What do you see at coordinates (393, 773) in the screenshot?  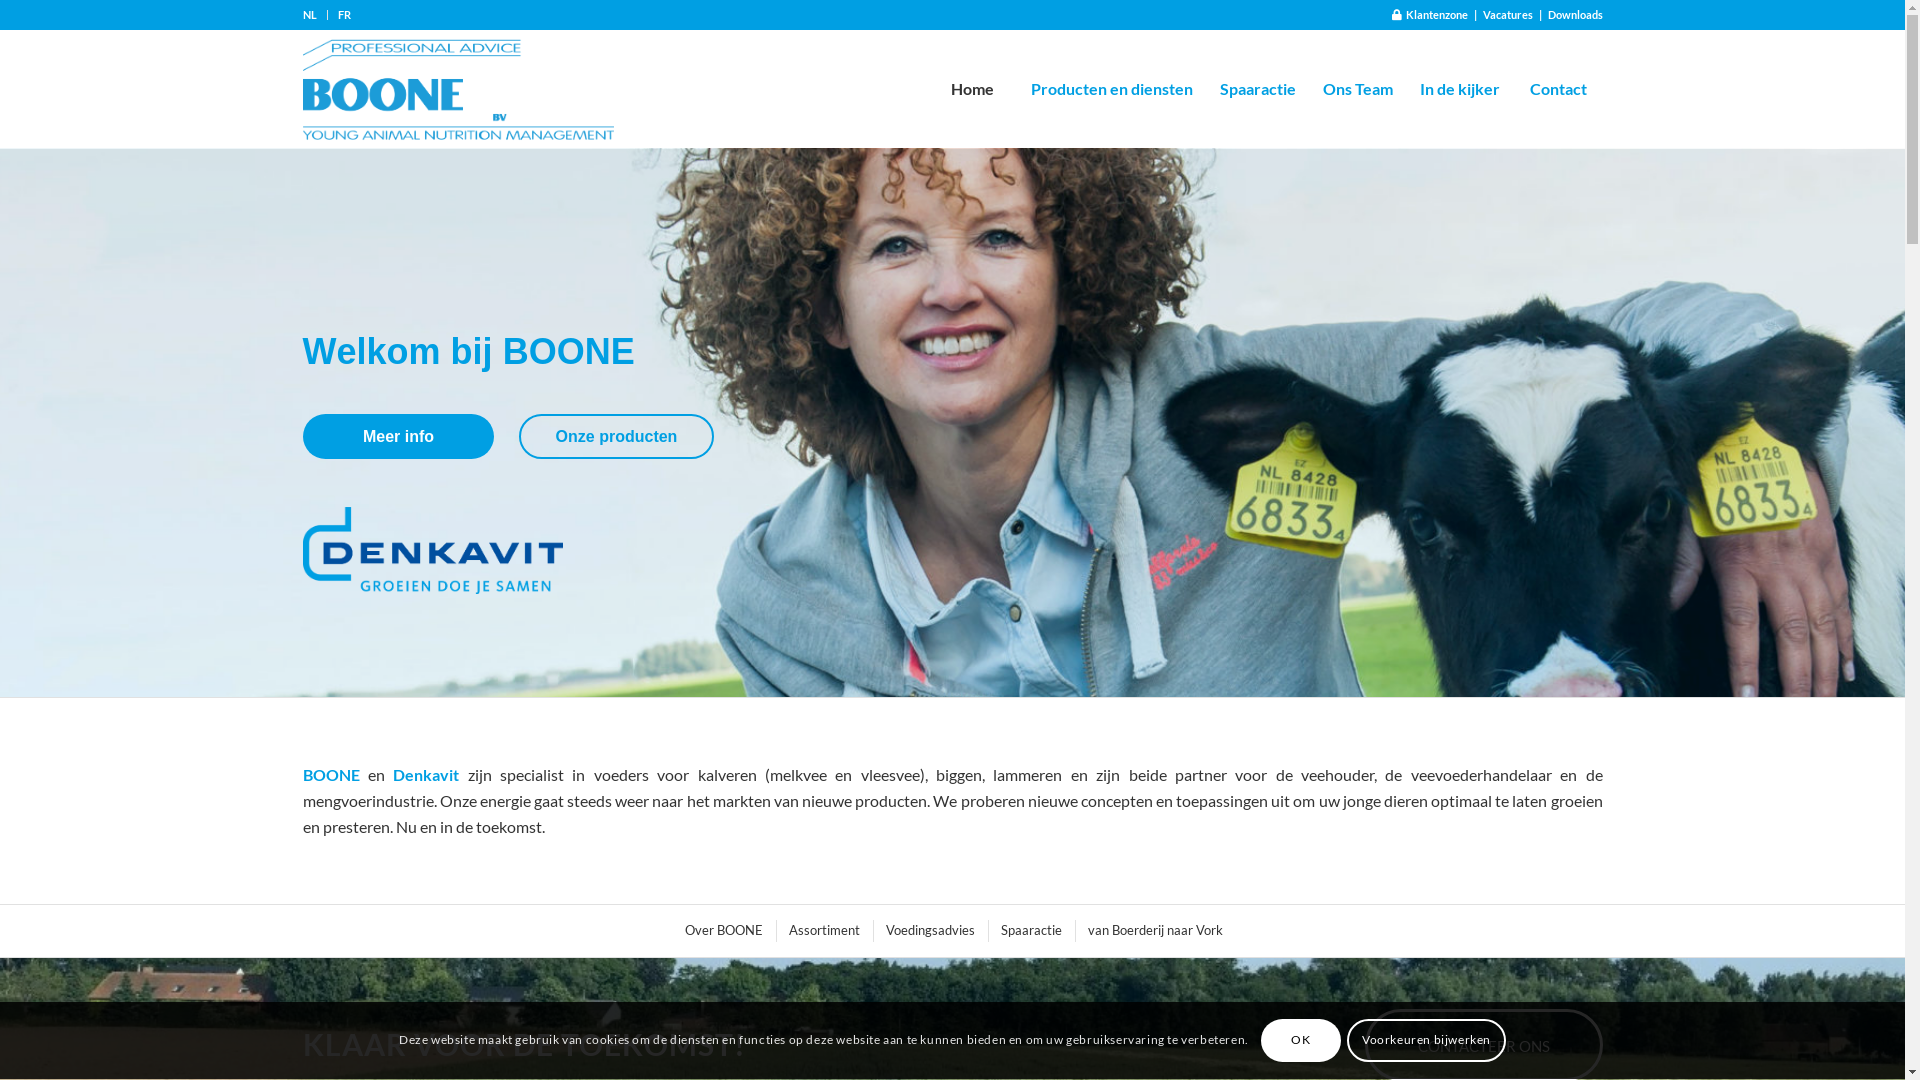 I see `'Denkavit'` at bounding box center [393, 773].